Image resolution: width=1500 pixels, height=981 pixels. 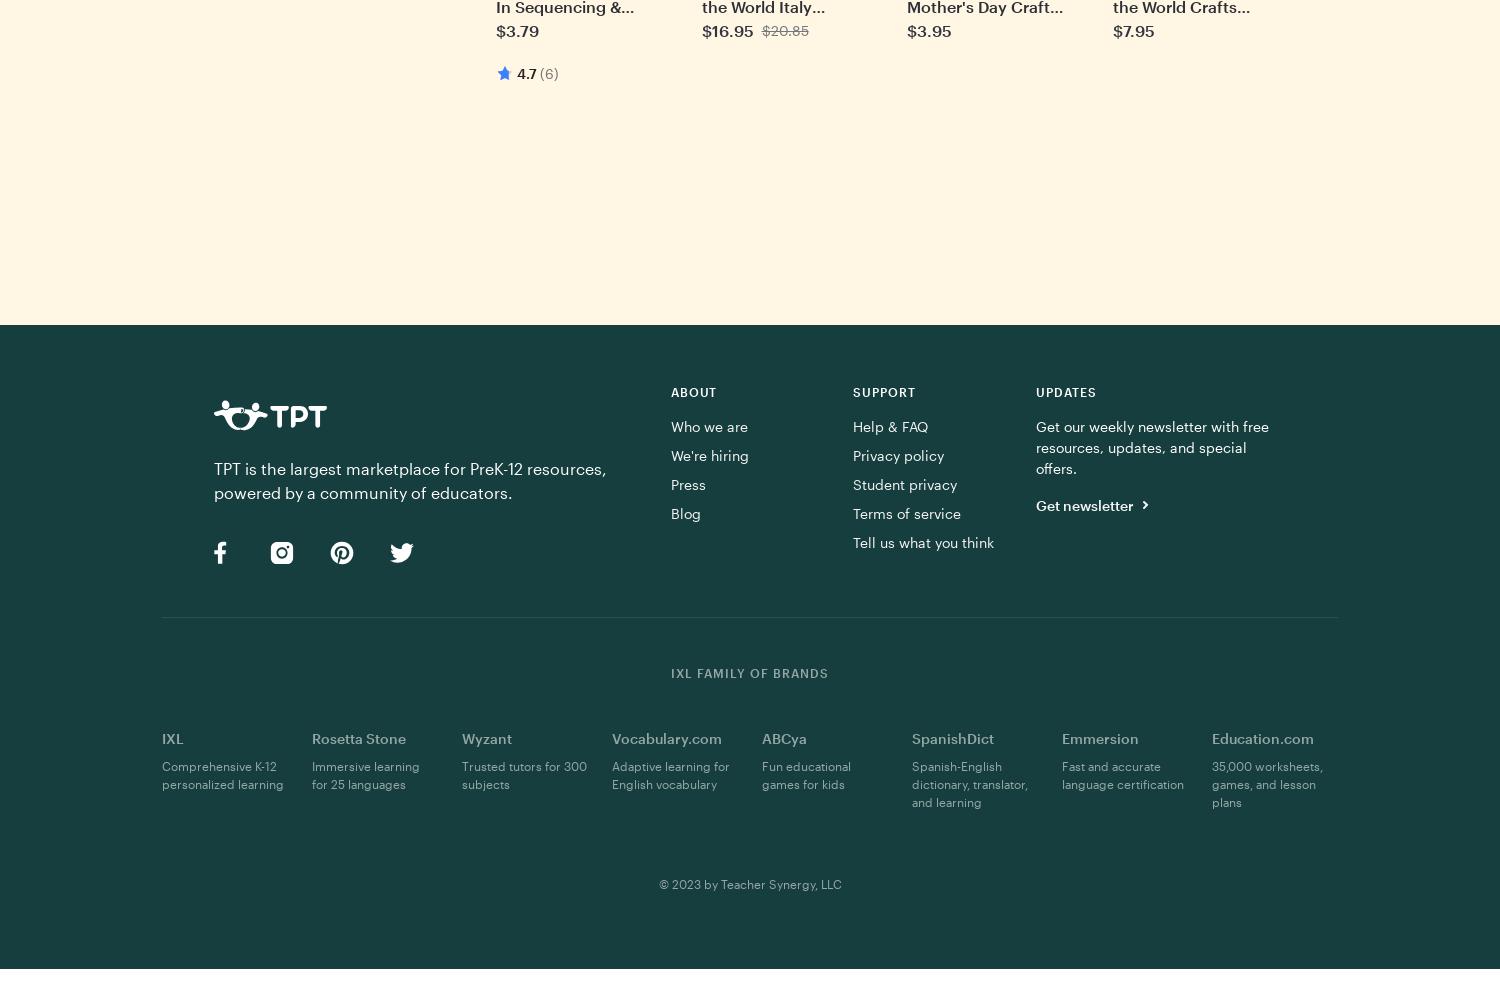 I want to click on 'Updates', so click(x=1064, y=391).